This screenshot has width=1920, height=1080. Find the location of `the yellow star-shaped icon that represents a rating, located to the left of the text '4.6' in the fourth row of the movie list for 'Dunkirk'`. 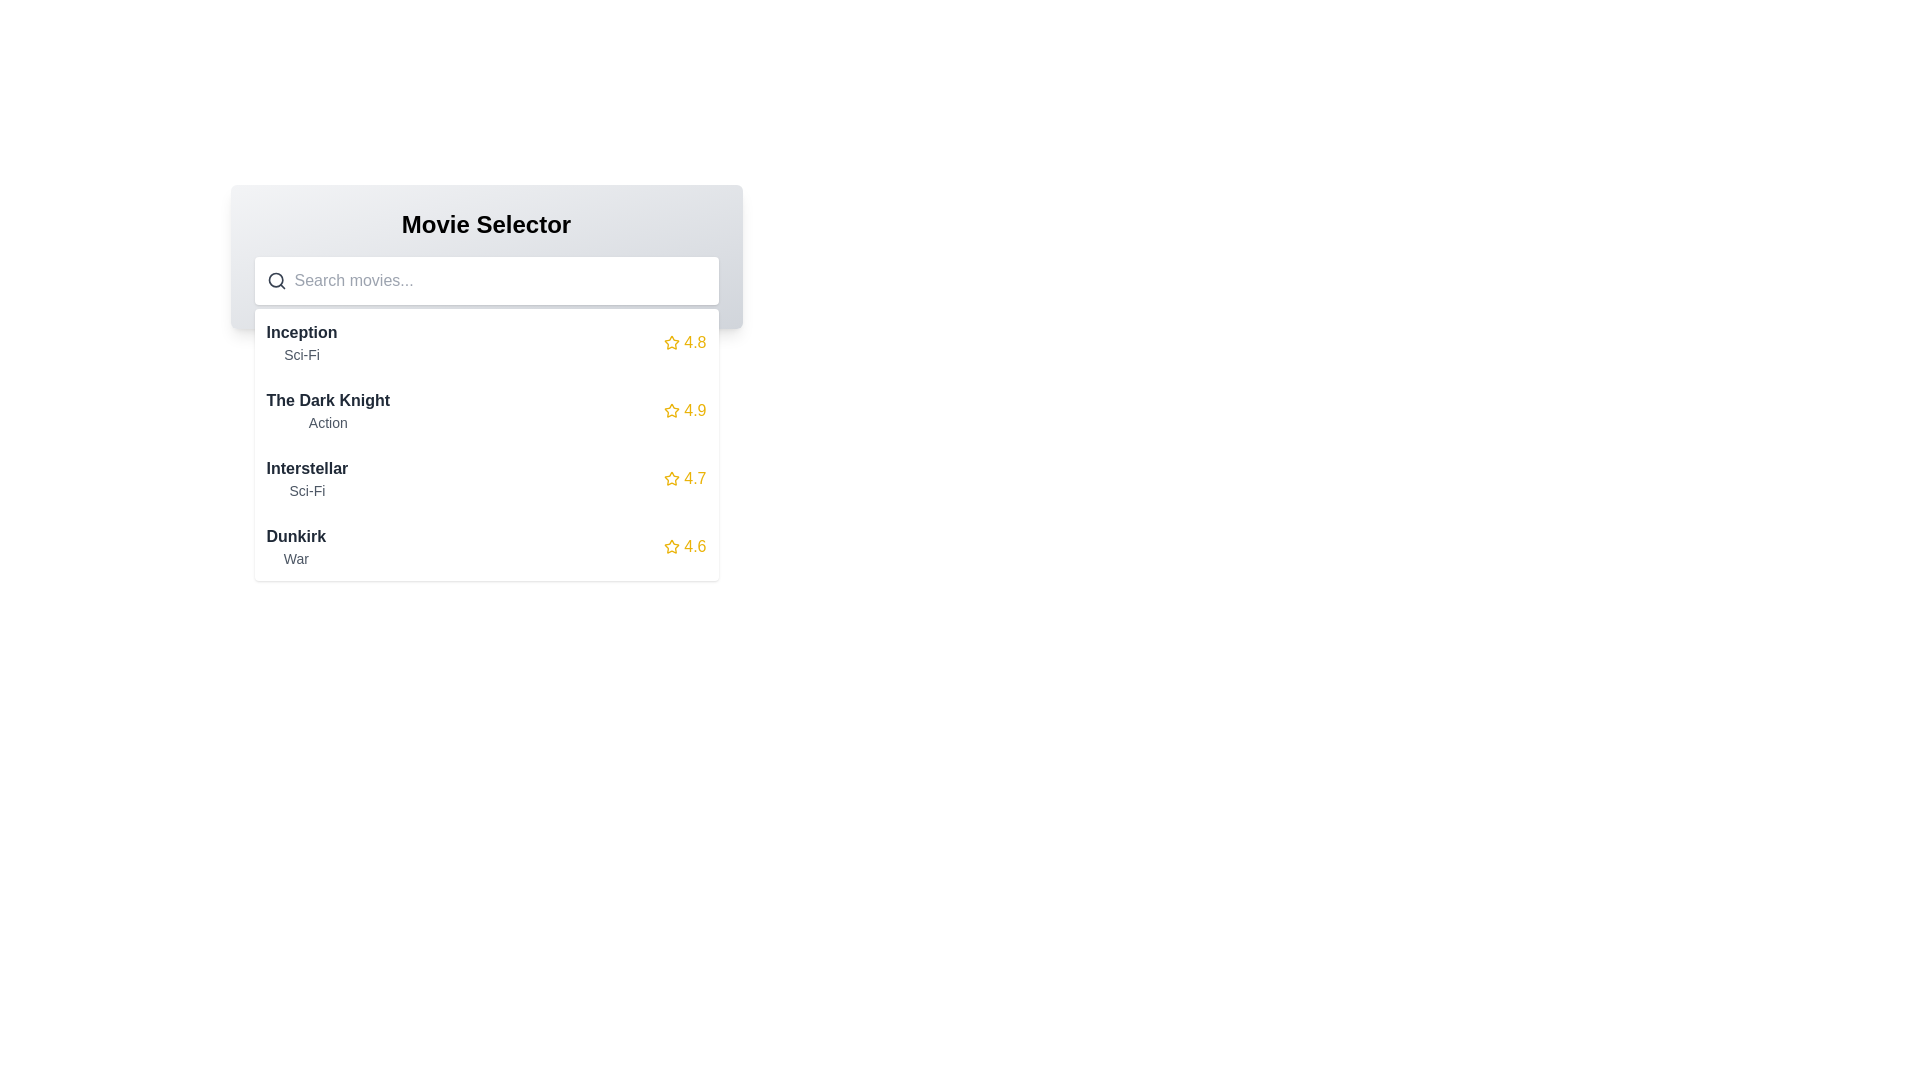

the yellow star-shaped icon that represents a rating, located to the left of the text '4.6' in the fourth row of the movie list for 'Dunkirk' is located at coordinates (672, 547).